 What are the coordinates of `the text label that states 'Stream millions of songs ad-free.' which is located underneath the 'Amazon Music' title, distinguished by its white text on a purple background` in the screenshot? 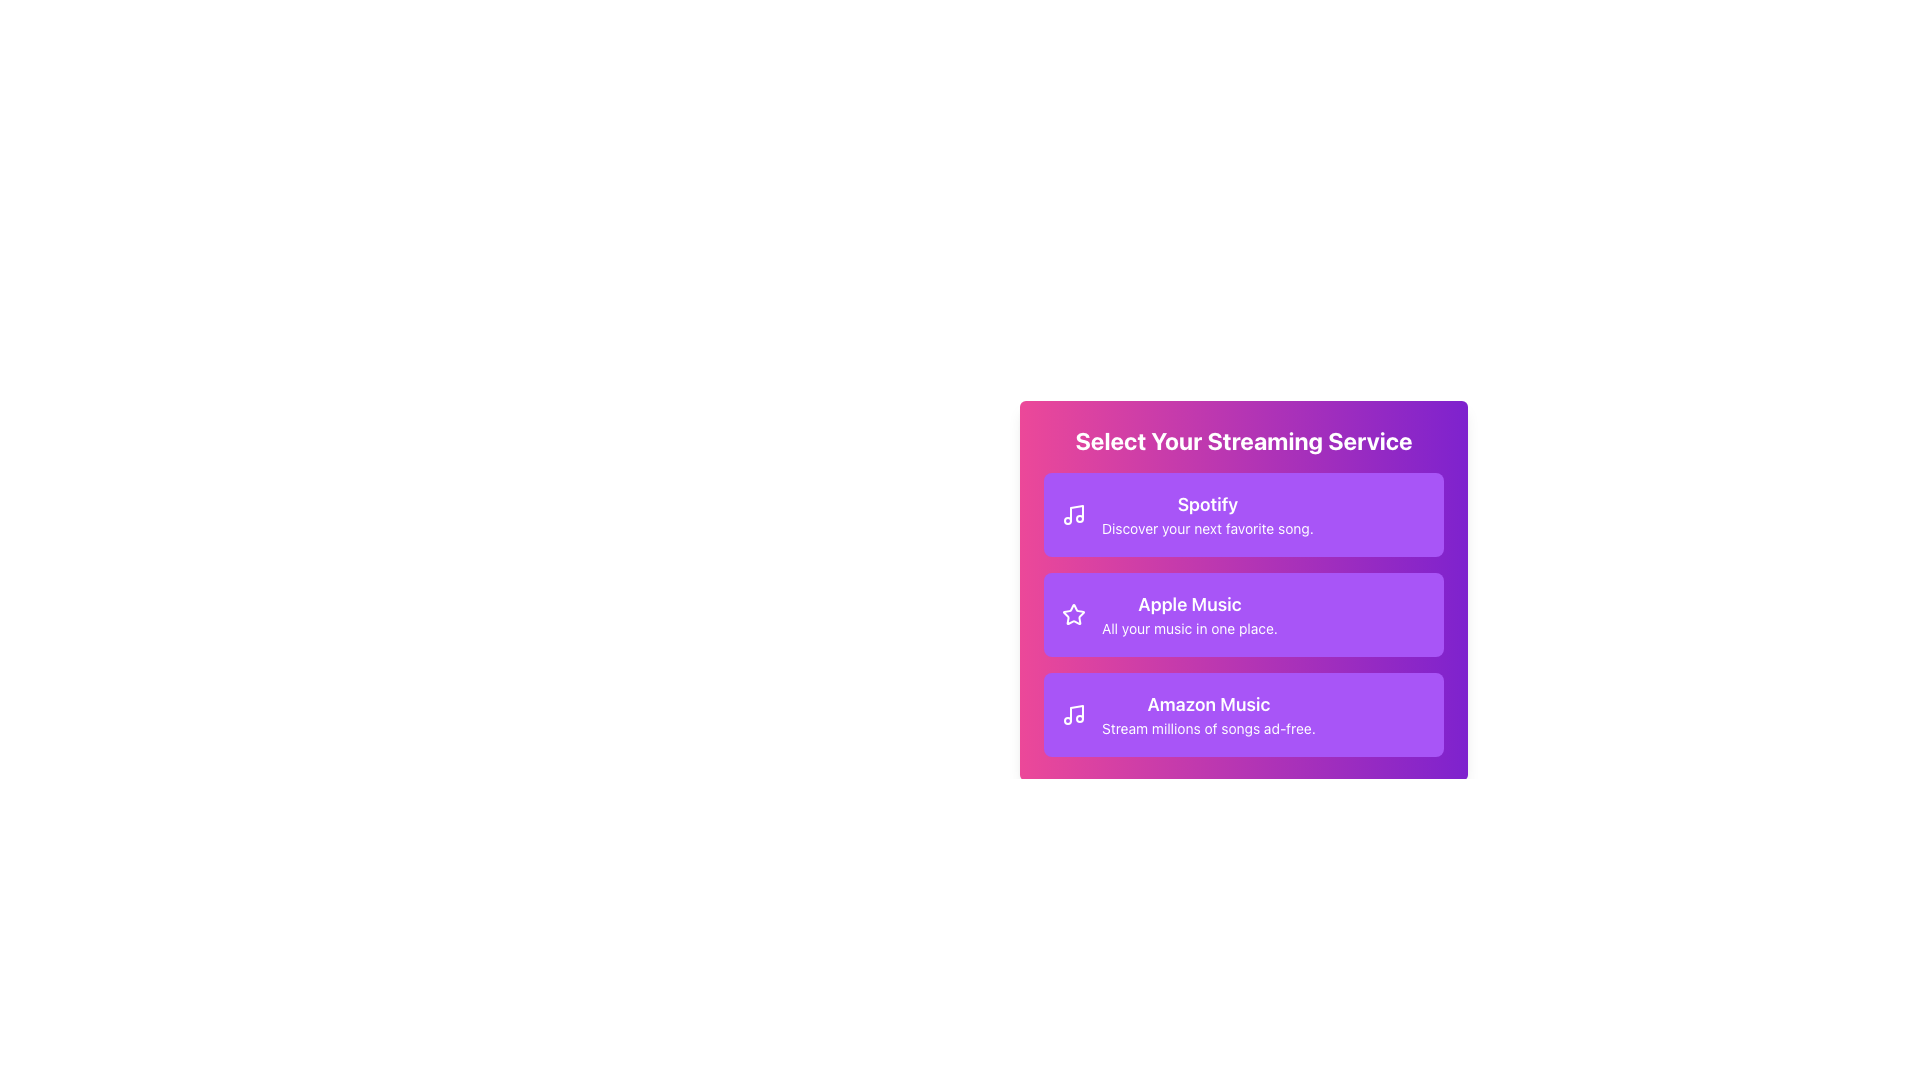 It's located at (1207, 729).